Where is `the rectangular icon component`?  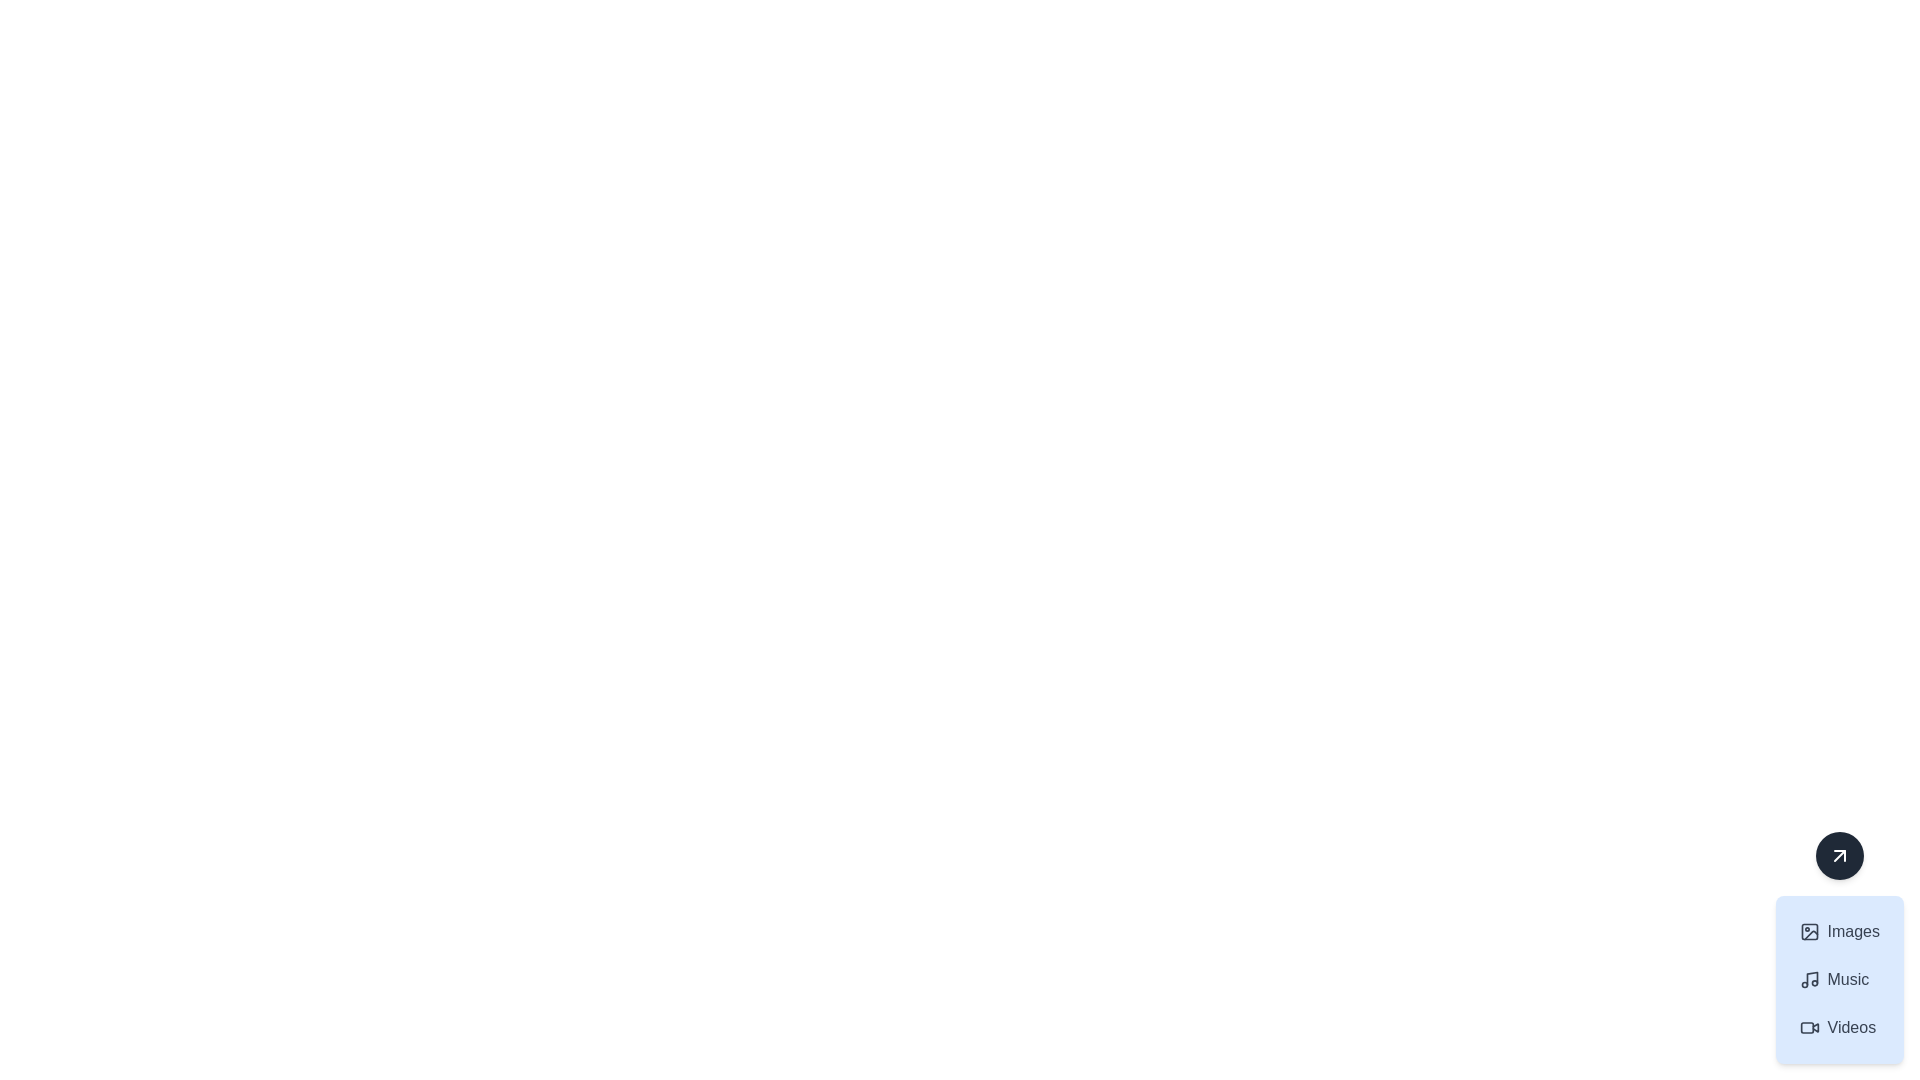
the rectangular icon component is located at coordinates (1809, 932).